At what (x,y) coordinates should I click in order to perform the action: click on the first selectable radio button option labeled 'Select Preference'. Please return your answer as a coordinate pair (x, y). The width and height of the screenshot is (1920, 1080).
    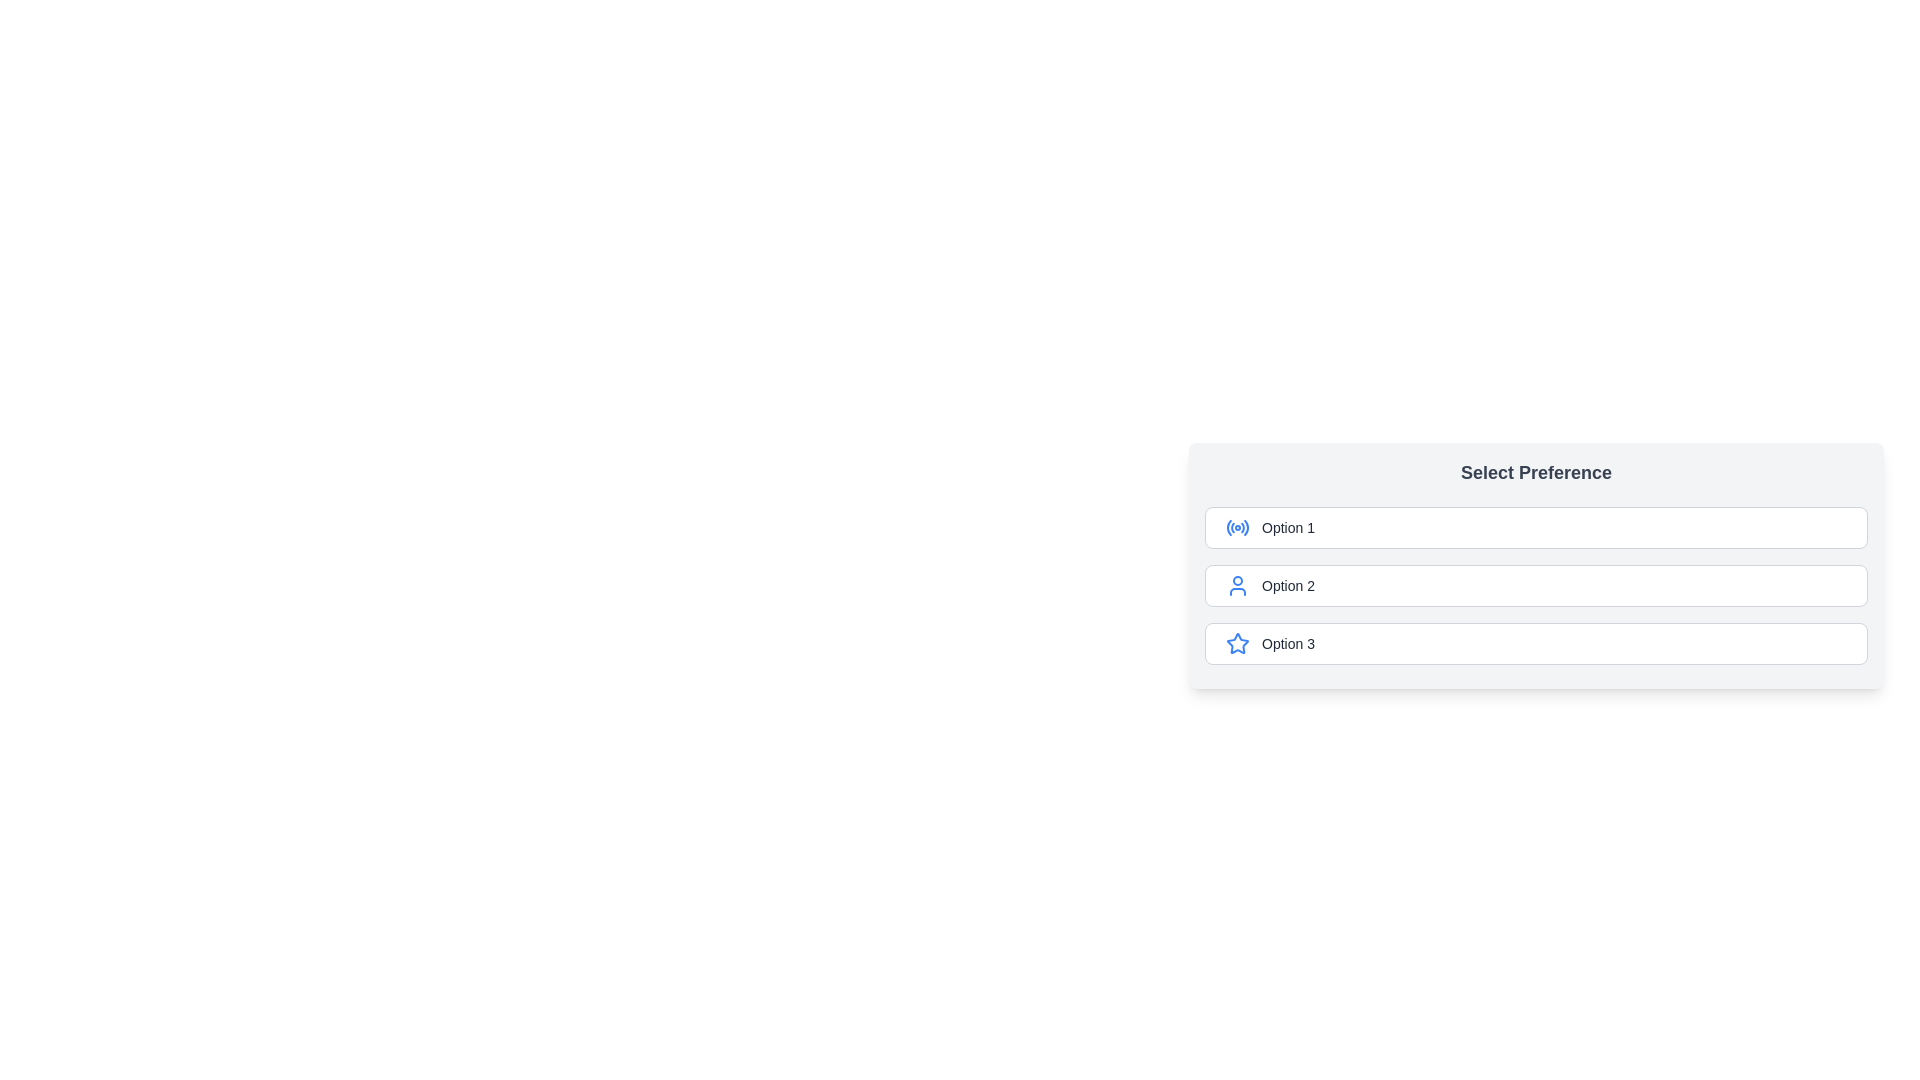
    Looking at the image, I should click on (1535, 527).